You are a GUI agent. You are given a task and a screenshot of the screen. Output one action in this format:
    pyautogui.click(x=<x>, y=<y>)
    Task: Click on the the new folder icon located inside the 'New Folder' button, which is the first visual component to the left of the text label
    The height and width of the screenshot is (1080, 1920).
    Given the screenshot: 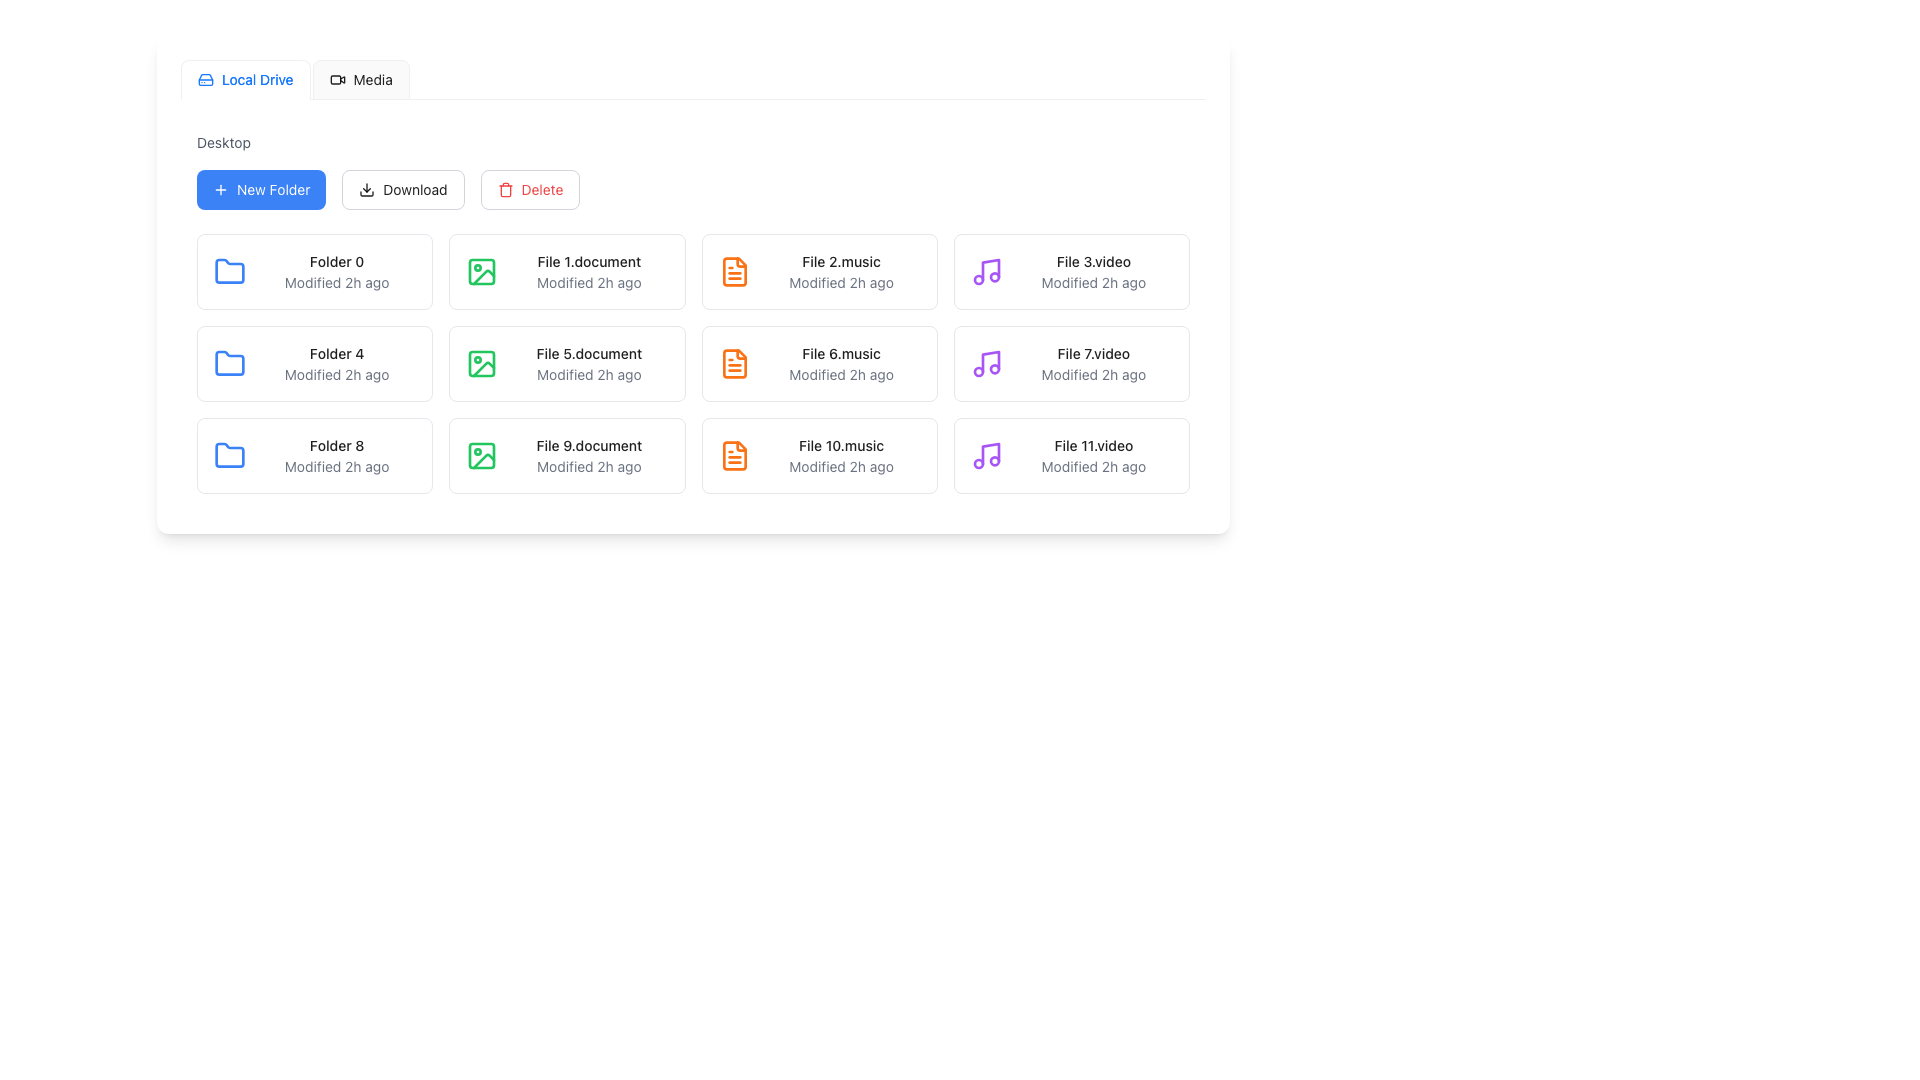 What is the action you would take?
    pyautogui.click(x=220, y=189)
    